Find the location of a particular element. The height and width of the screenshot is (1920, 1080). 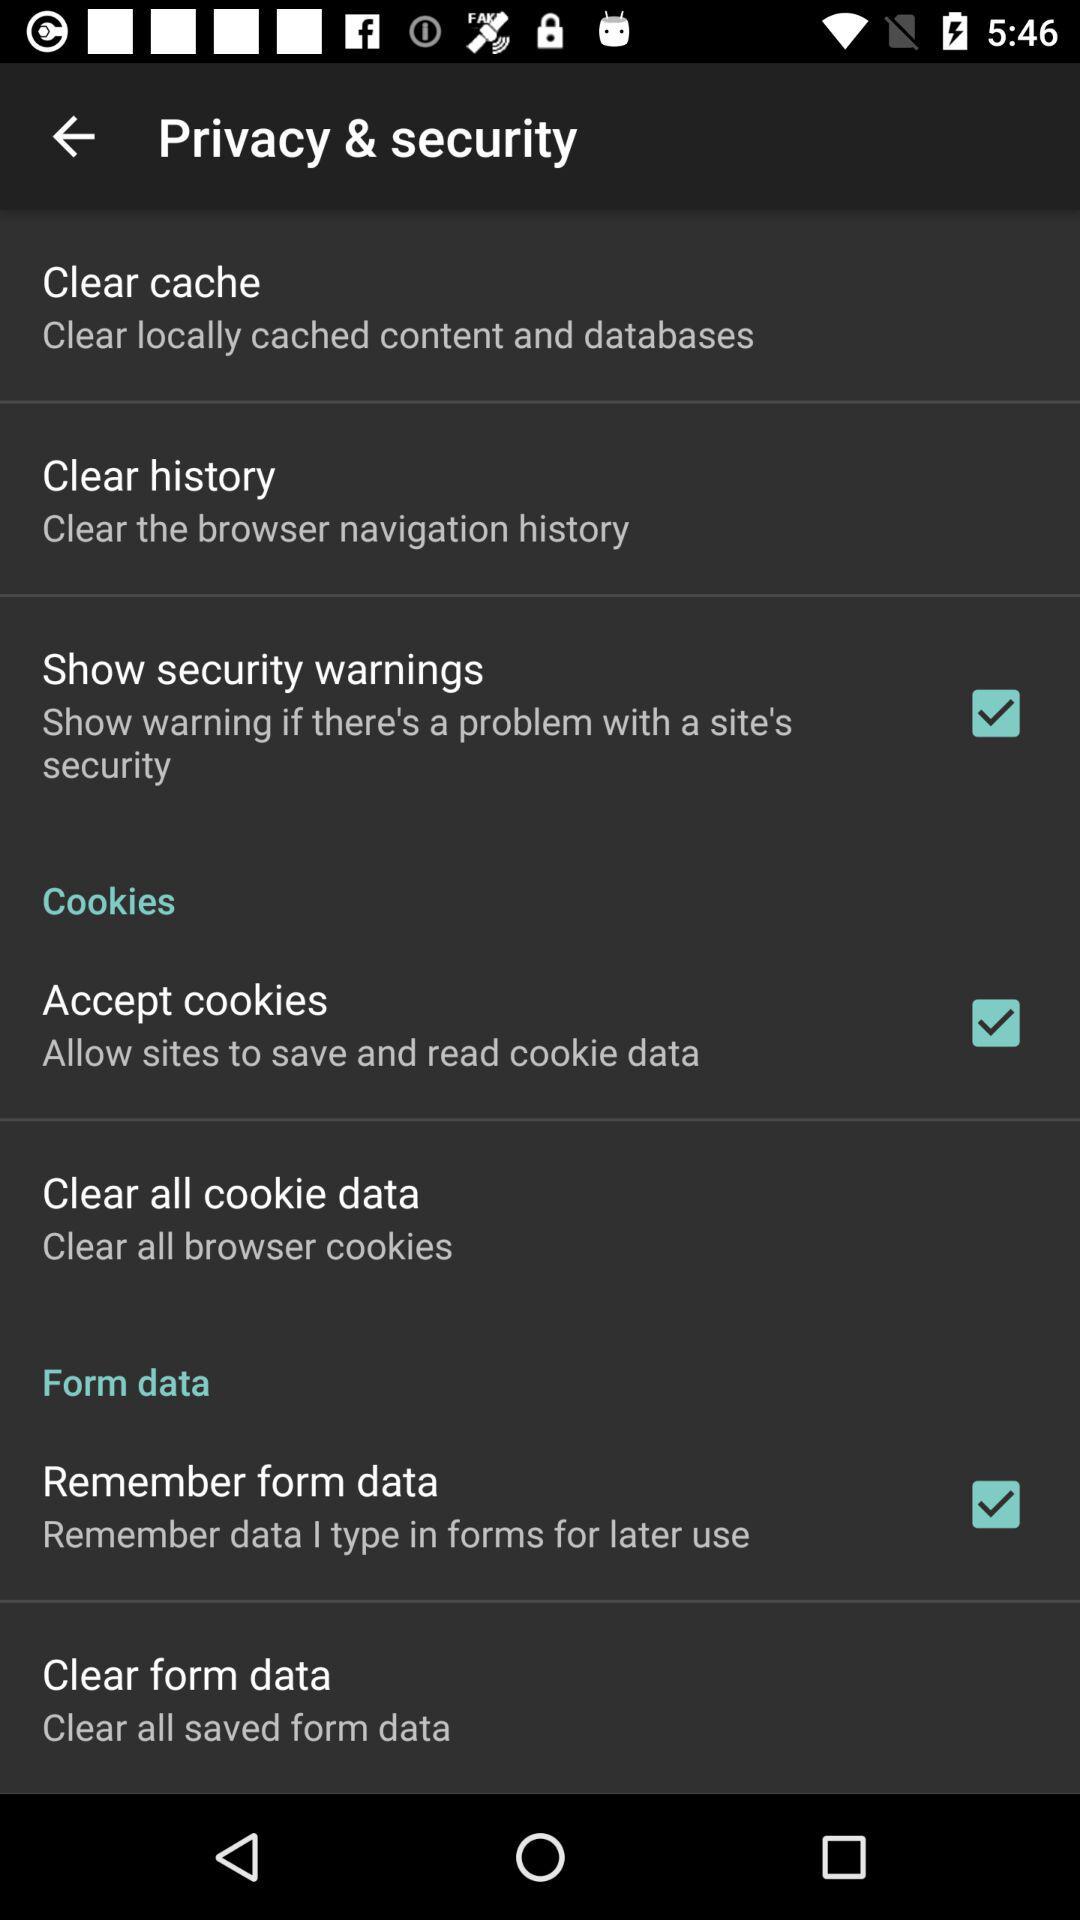

the item below the show security warnings is located at coordinates (477, 741).